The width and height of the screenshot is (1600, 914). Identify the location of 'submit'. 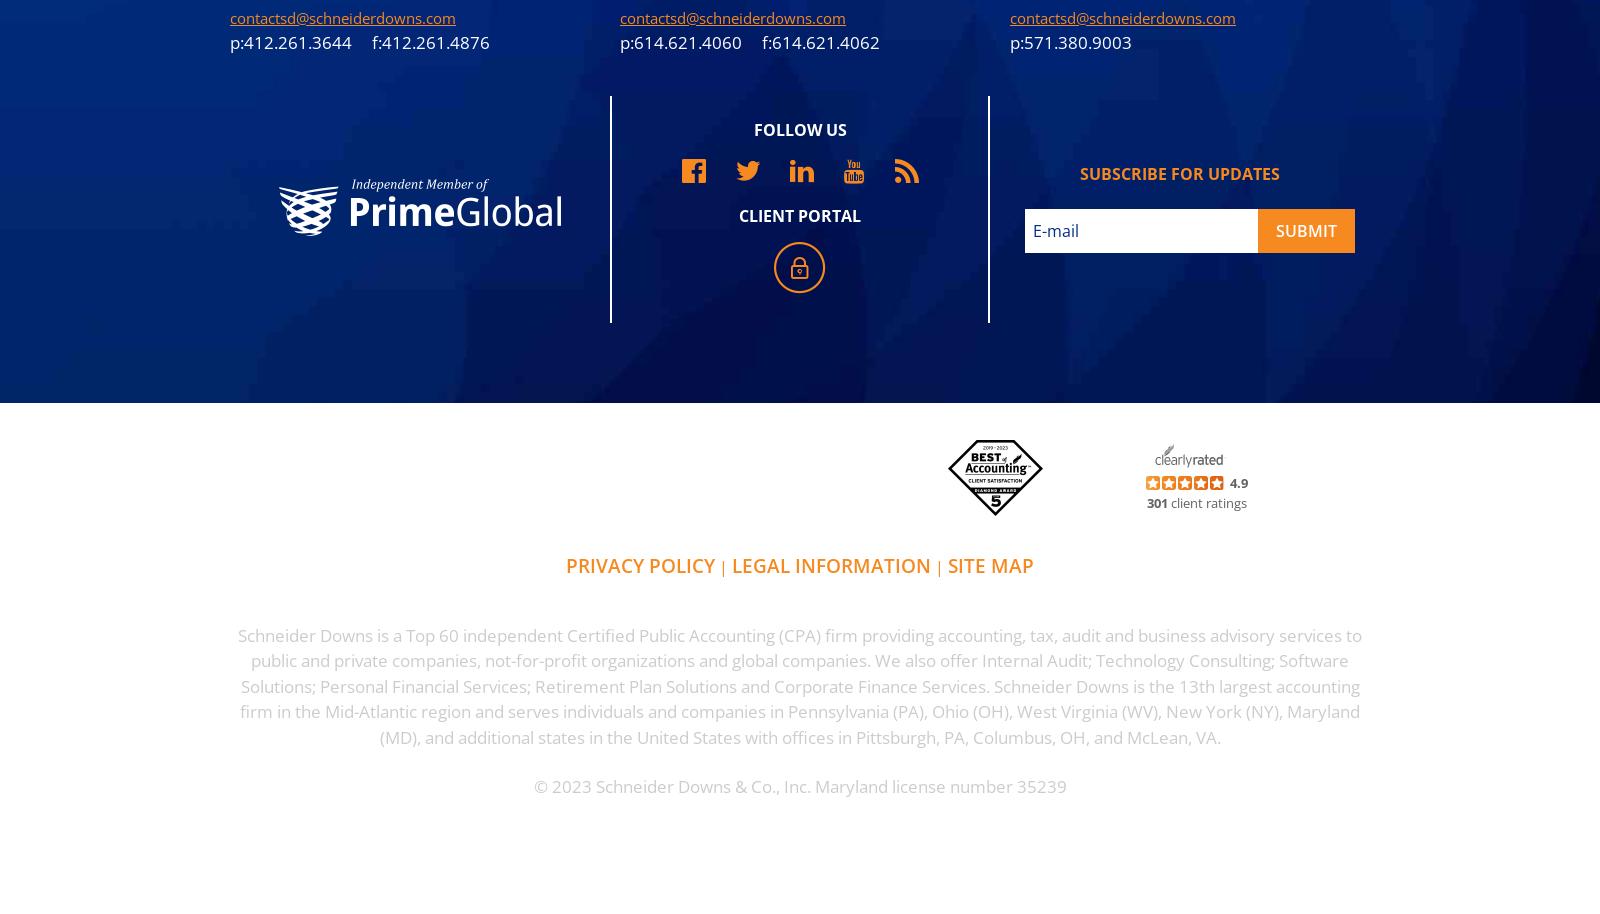
(1305, 228).